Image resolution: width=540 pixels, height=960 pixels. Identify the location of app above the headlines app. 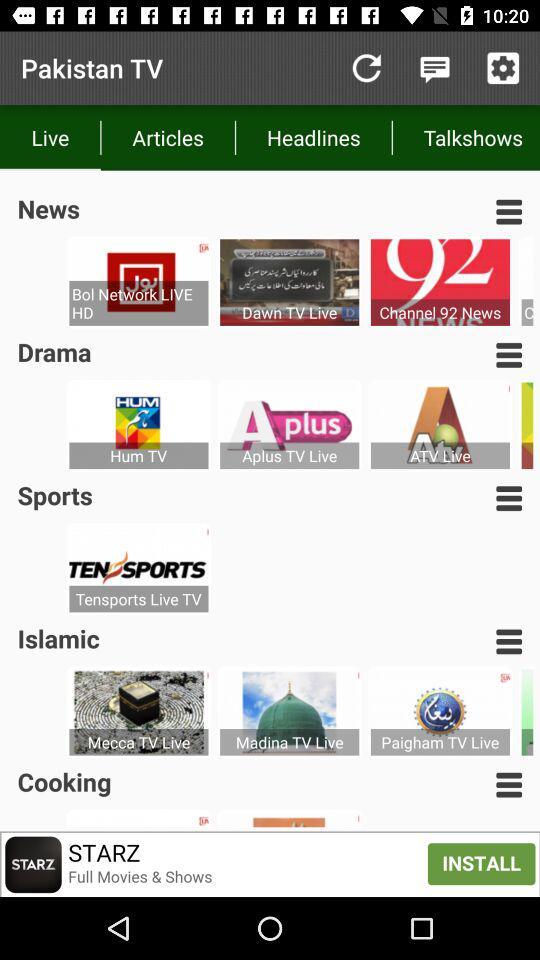
(365, 68).